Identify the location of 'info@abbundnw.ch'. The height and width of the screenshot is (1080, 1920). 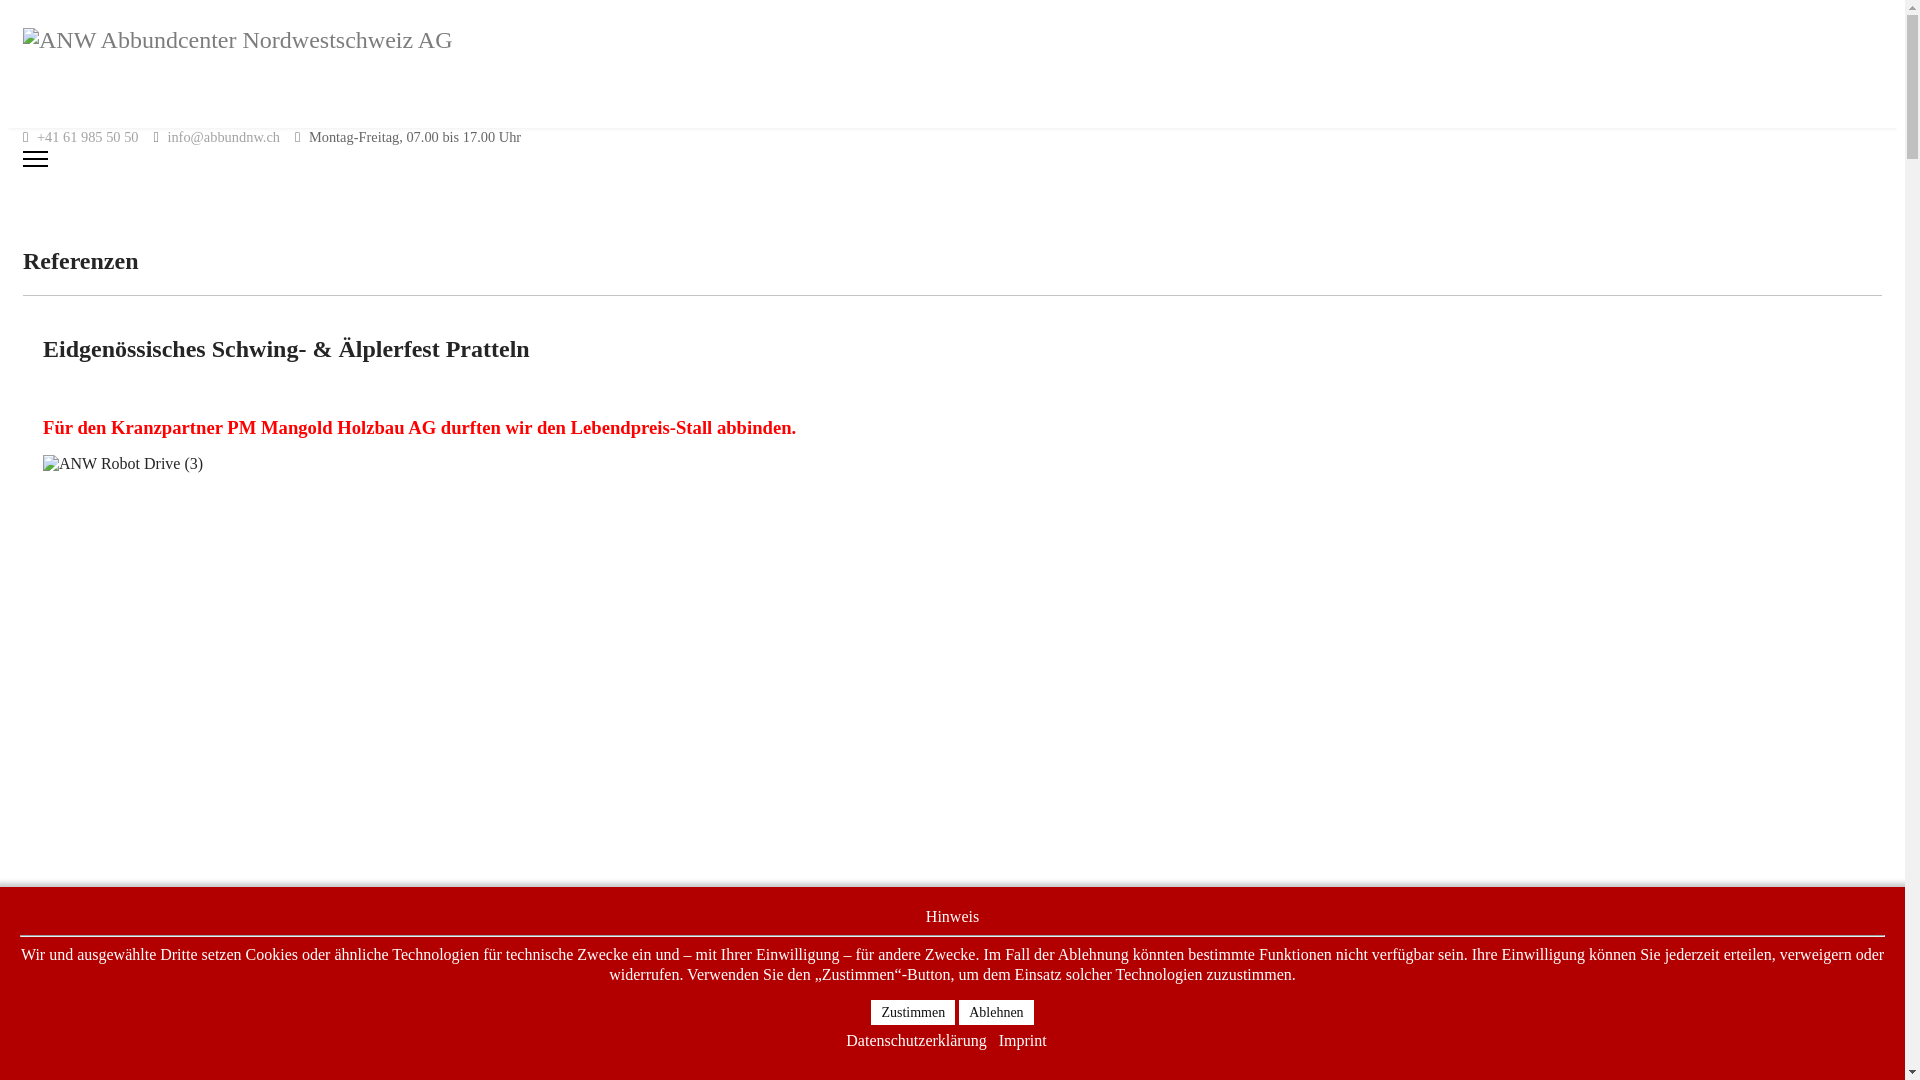
(167, 136).